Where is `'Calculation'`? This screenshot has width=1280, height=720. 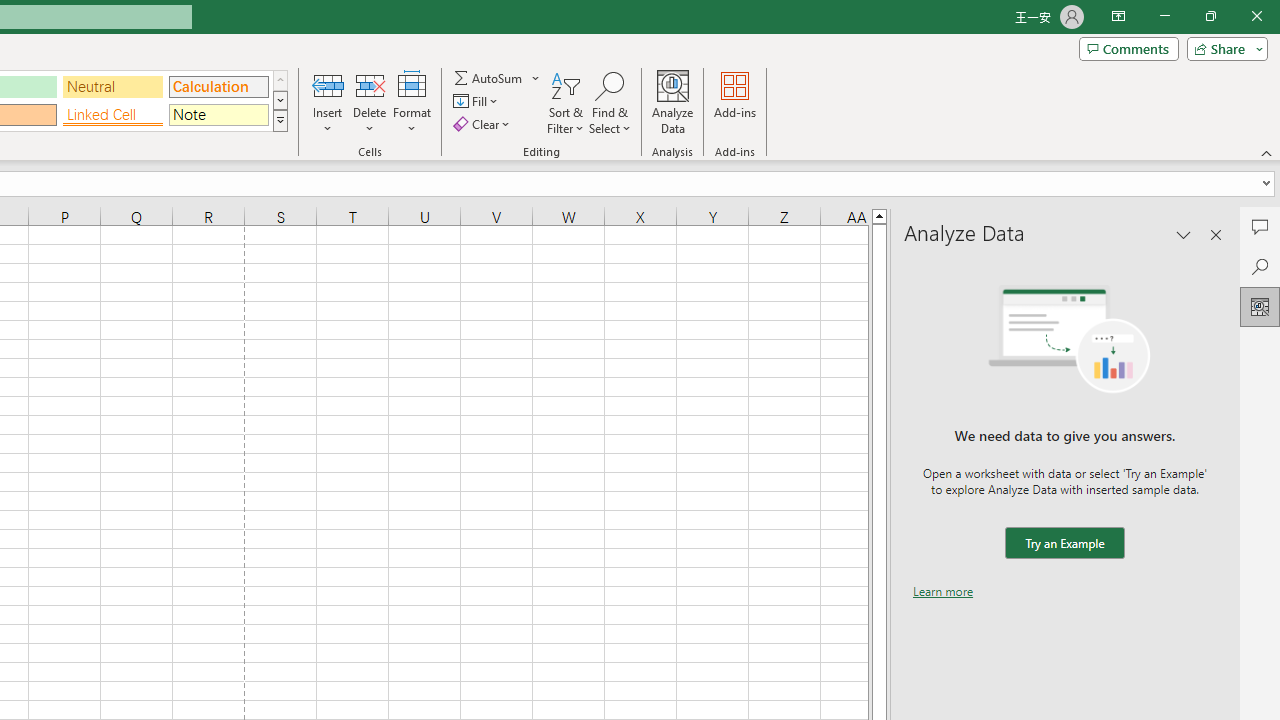 'Calculation' is located at coordinates (218, 85).